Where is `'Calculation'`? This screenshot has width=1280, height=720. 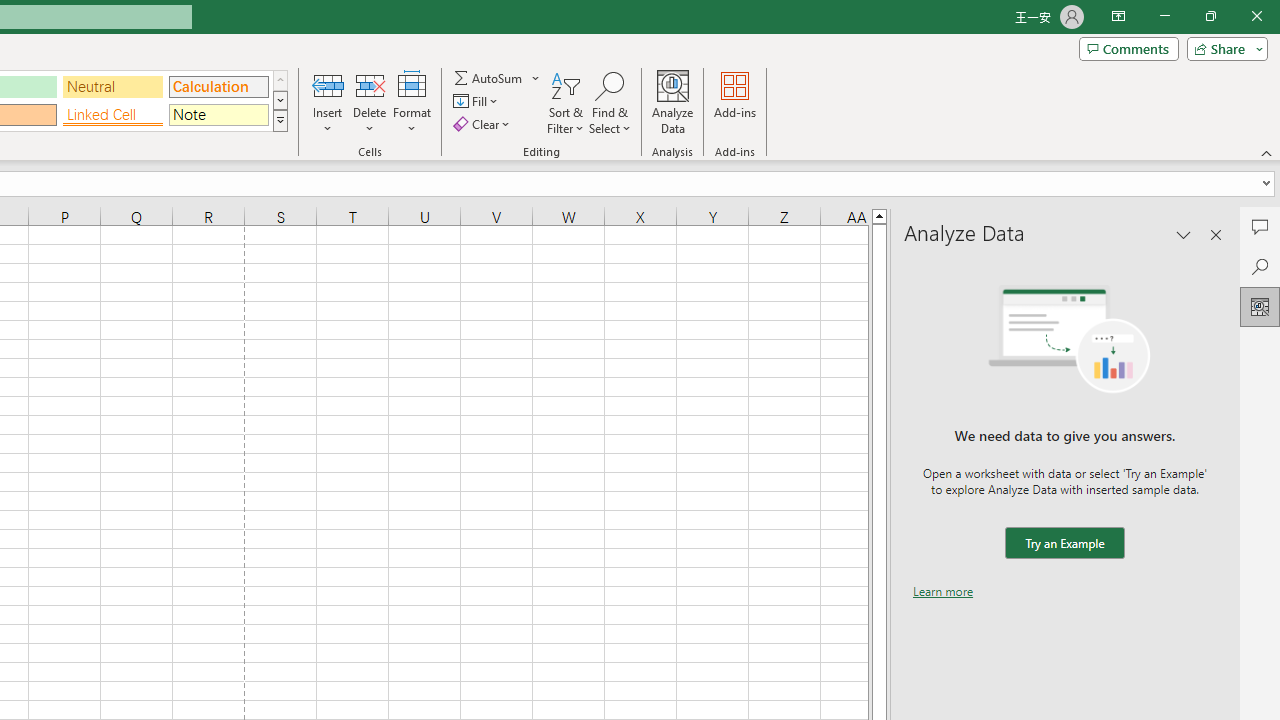 'Calculation' is located at coordinates (218, 85).